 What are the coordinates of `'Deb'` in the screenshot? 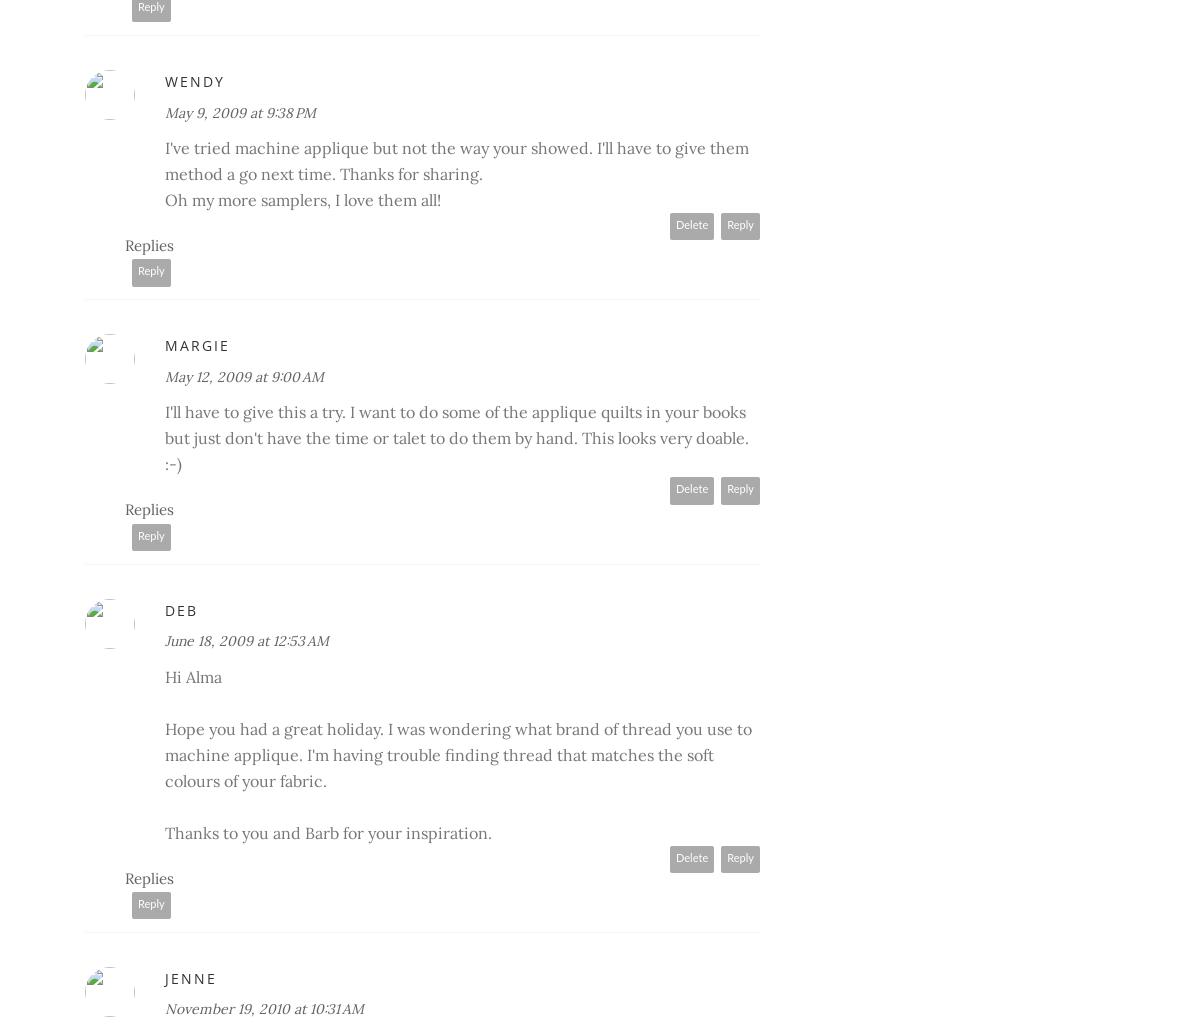 It's located at (180, 609).